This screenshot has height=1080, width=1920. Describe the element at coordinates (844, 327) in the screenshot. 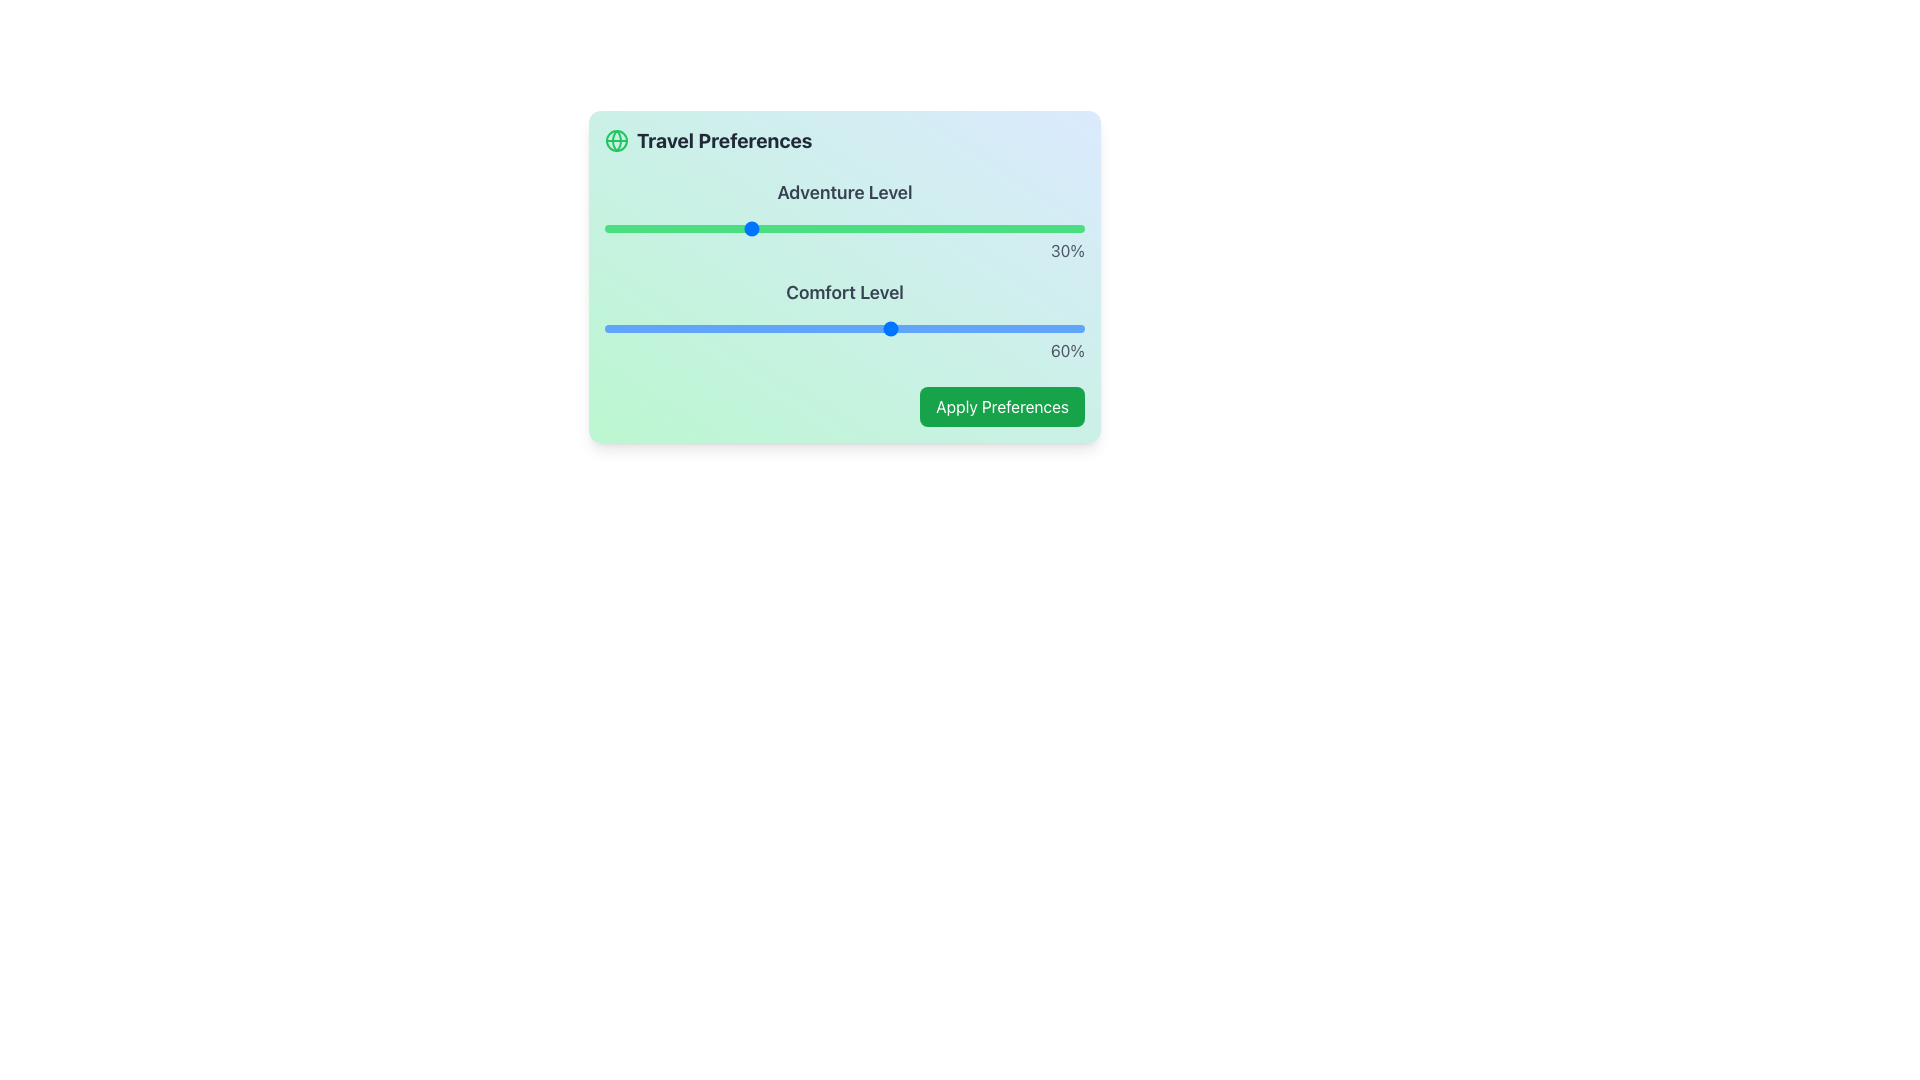

I see `the horizontal slider with a blue bar and a circular thumb, located below the text 'Comfort Level' and above '60%', to set a value` at that location.